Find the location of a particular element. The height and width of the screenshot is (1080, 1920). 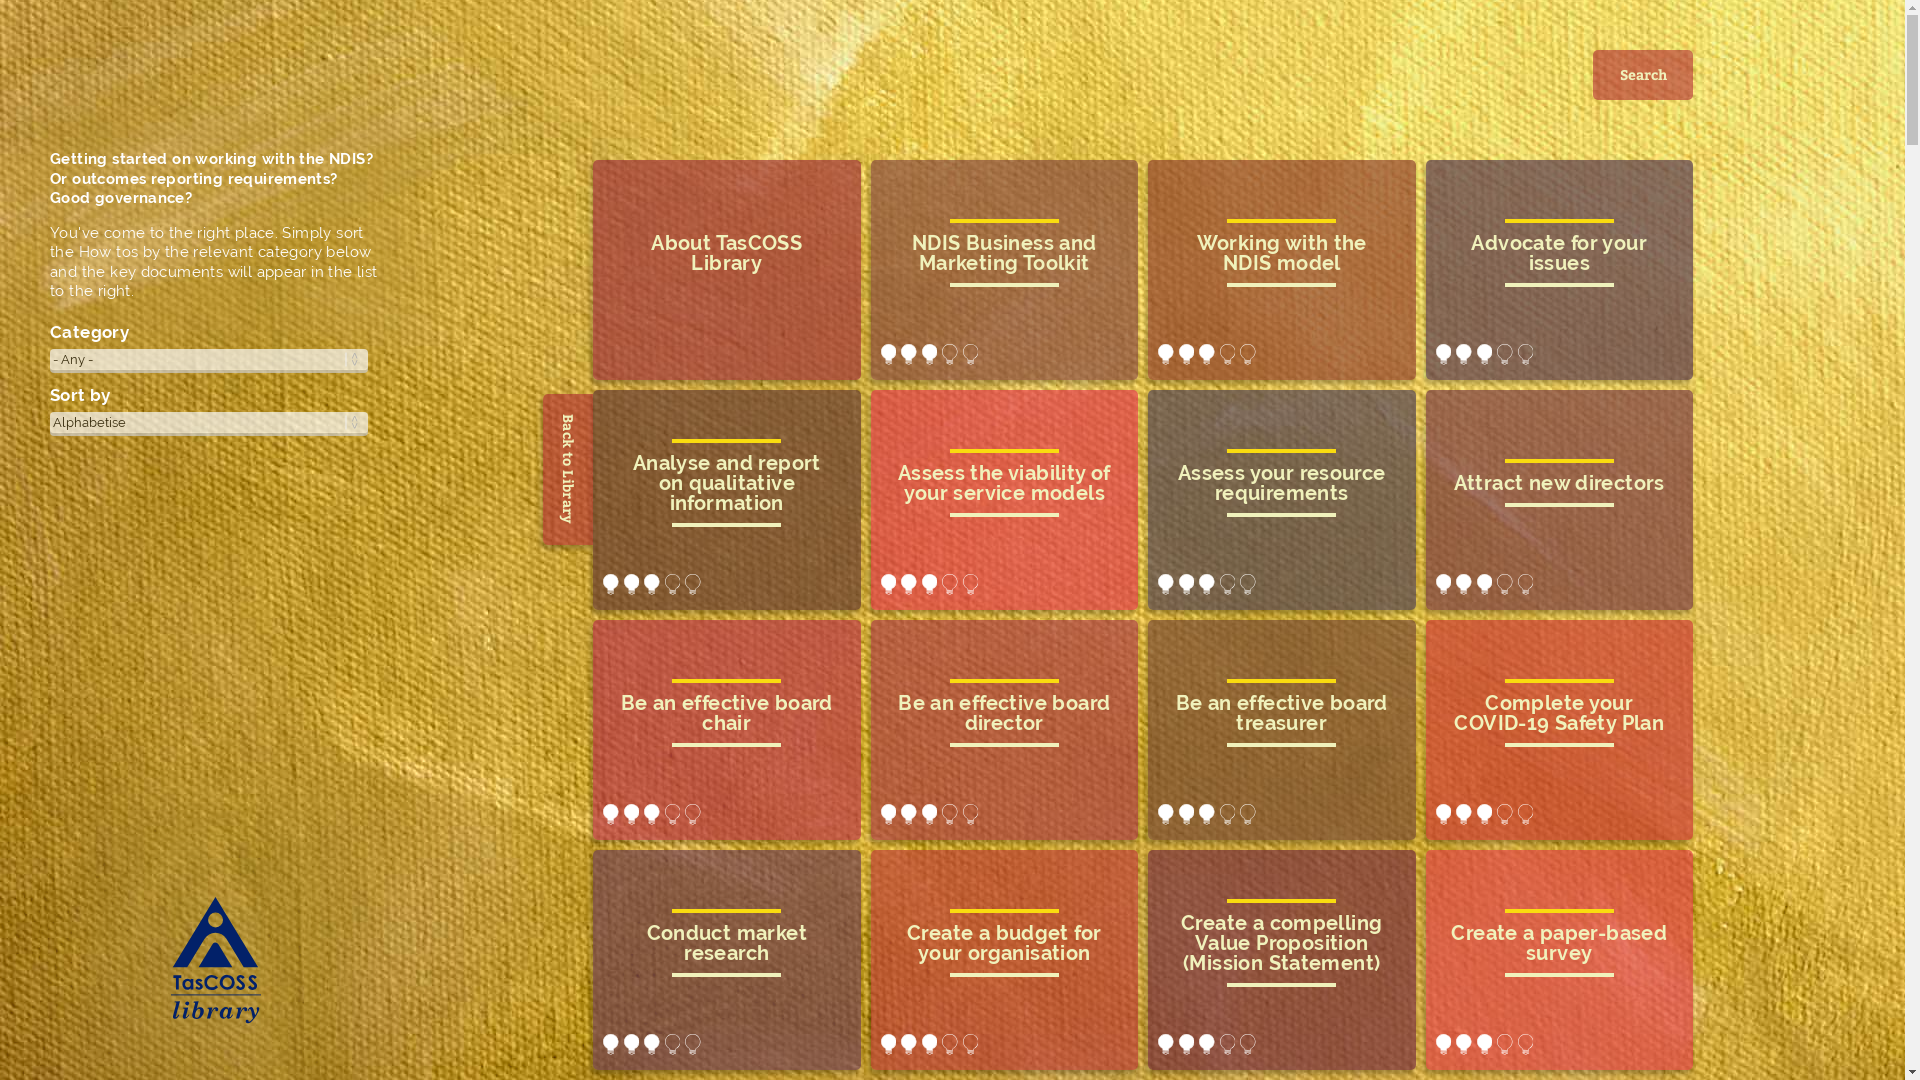

'attract new directors' is located at coordinates (1559, 499).